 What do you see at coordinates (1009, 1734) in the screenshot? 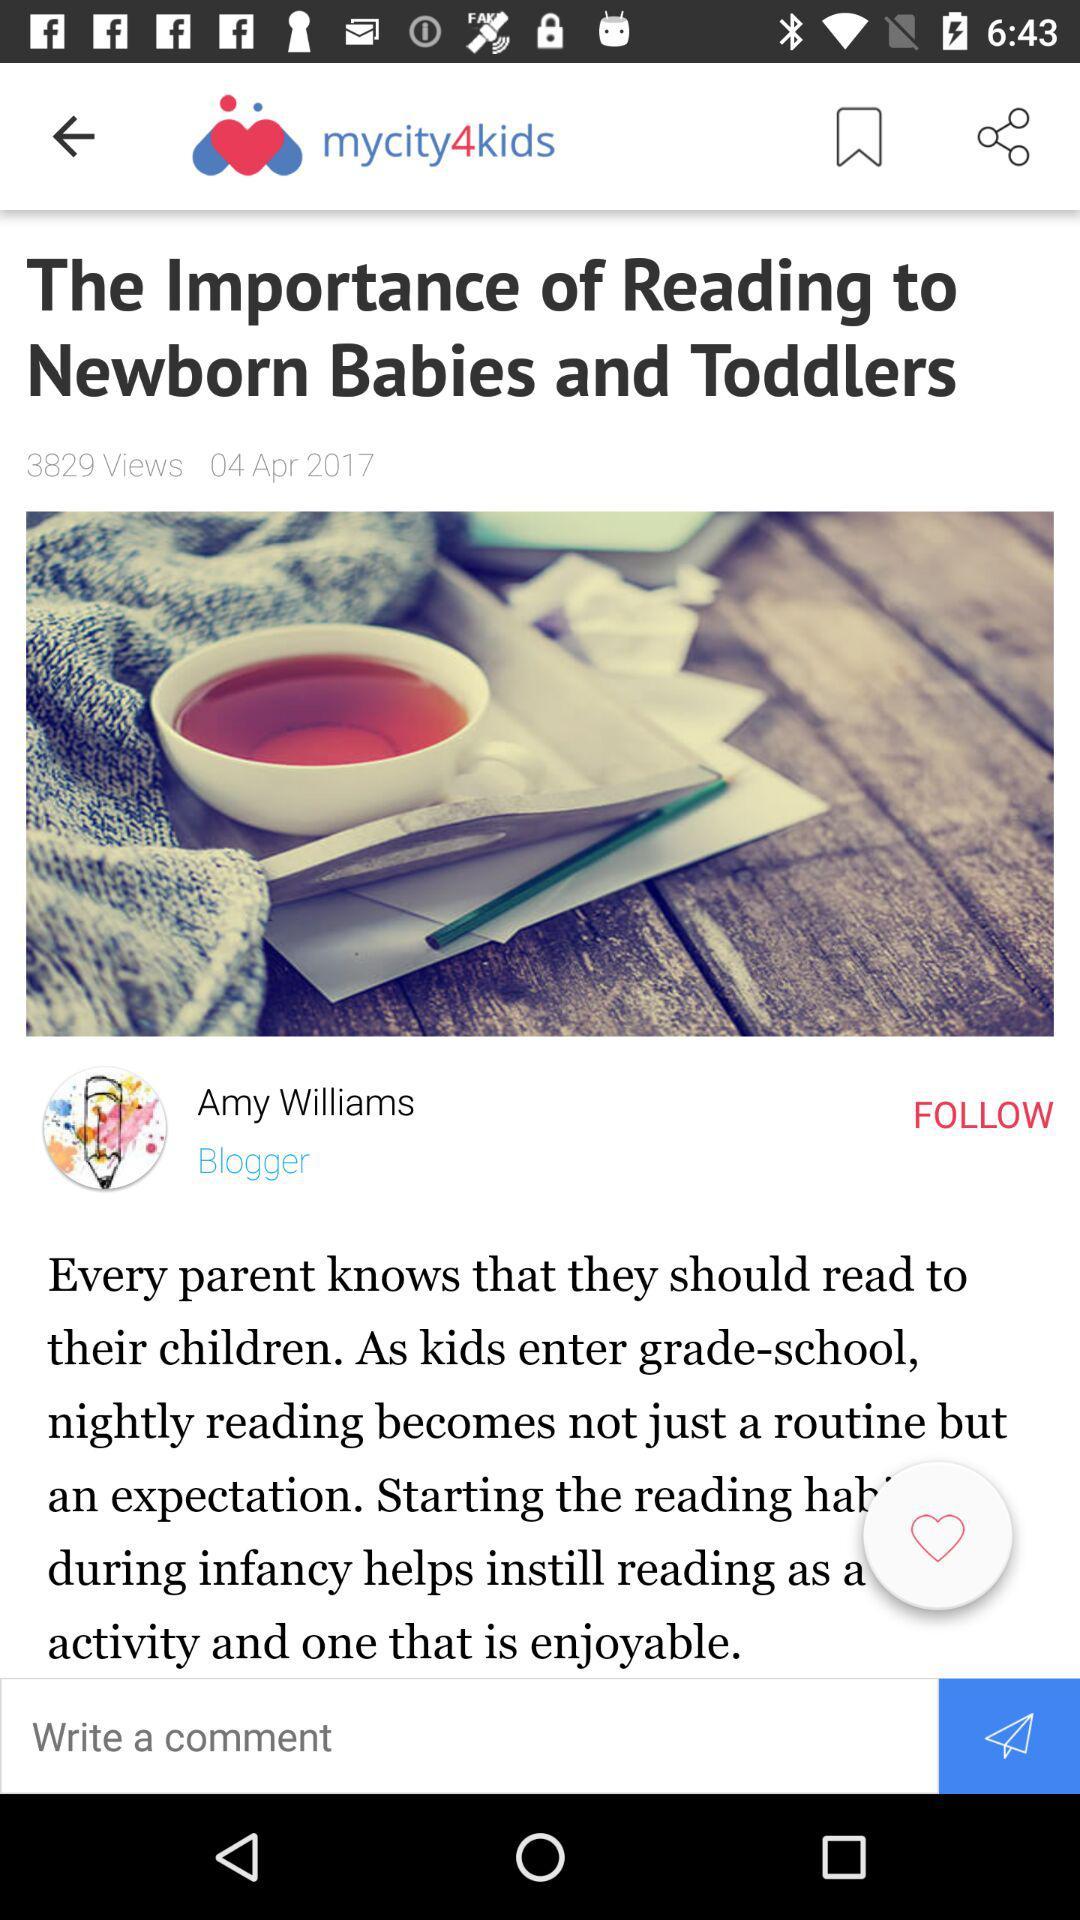
I see `mail this article` at bounding box center [1009, 1734].